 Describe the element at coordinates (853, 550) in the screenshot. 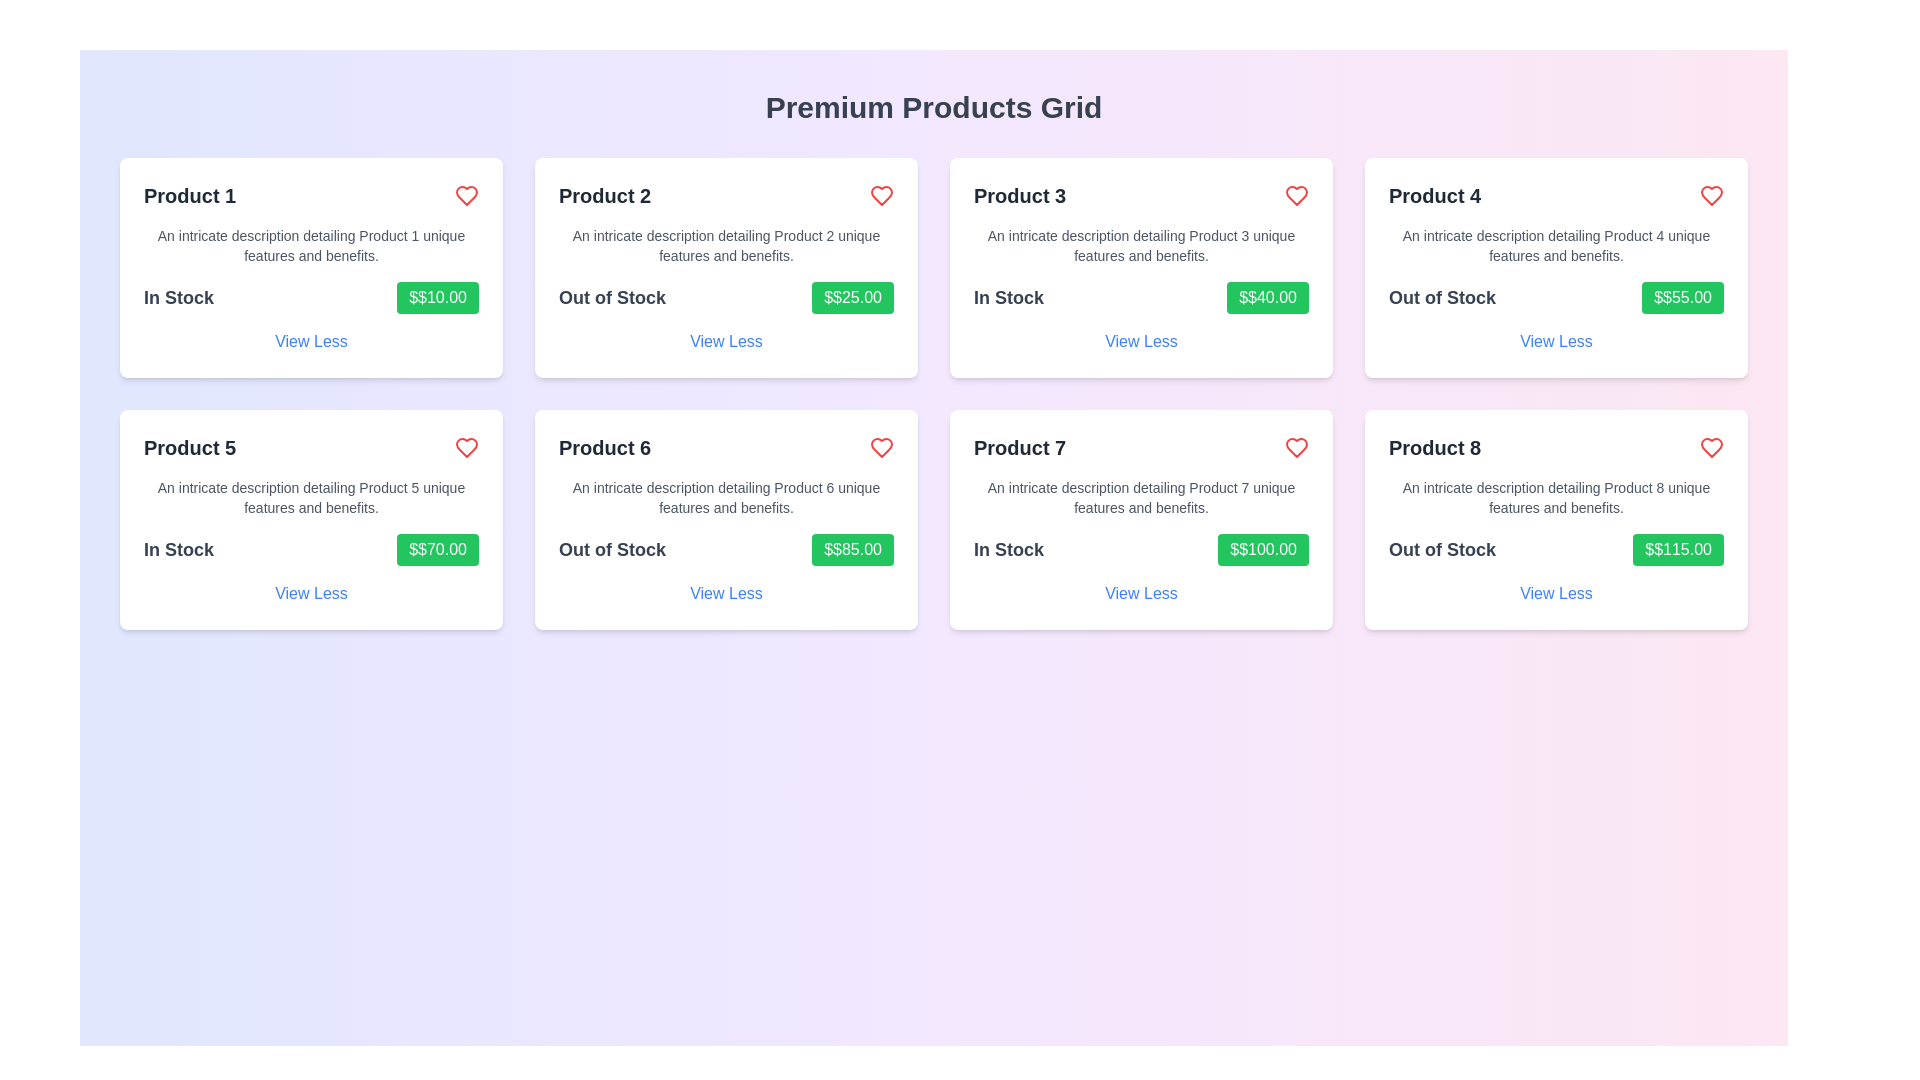

I see `the price display button for 'Product 6'` at that location.